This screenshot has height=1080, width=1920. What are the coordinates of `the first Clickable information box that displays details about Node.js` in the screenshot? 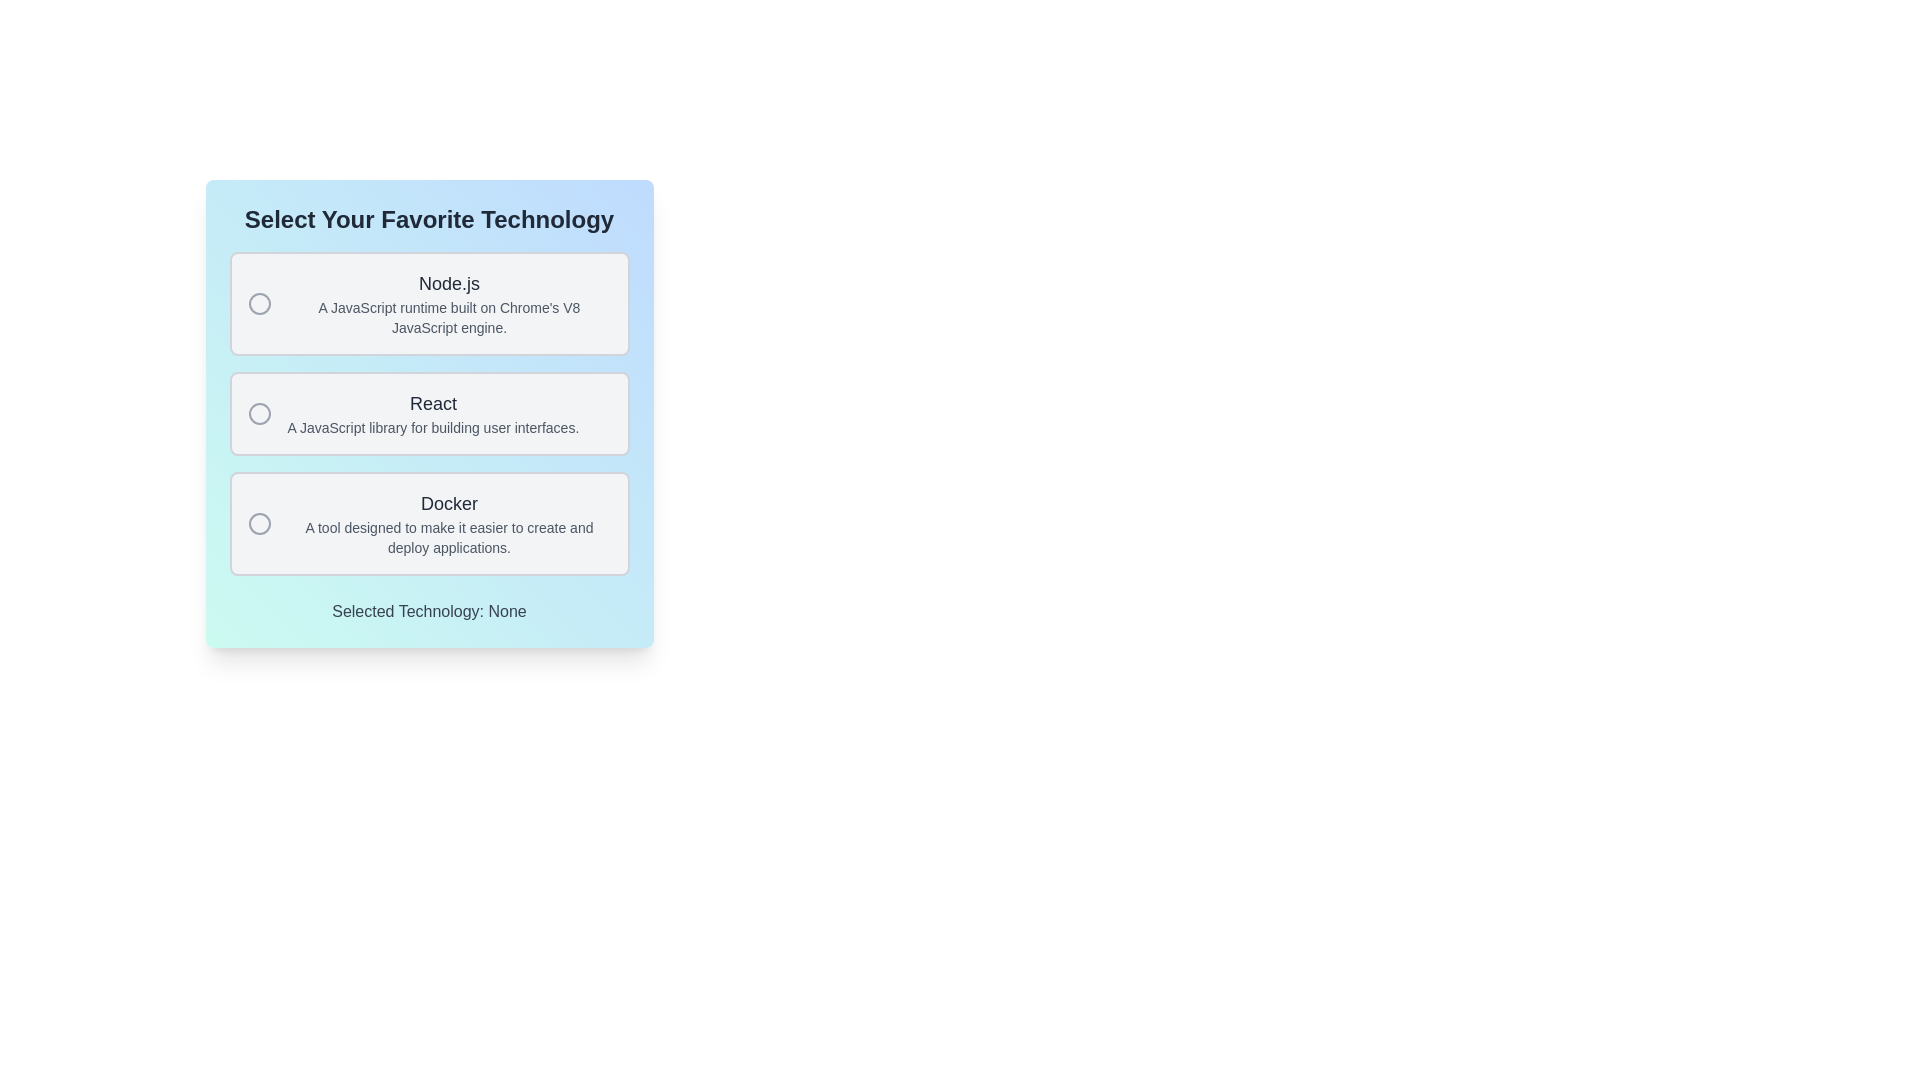 It's located at (428, 304).